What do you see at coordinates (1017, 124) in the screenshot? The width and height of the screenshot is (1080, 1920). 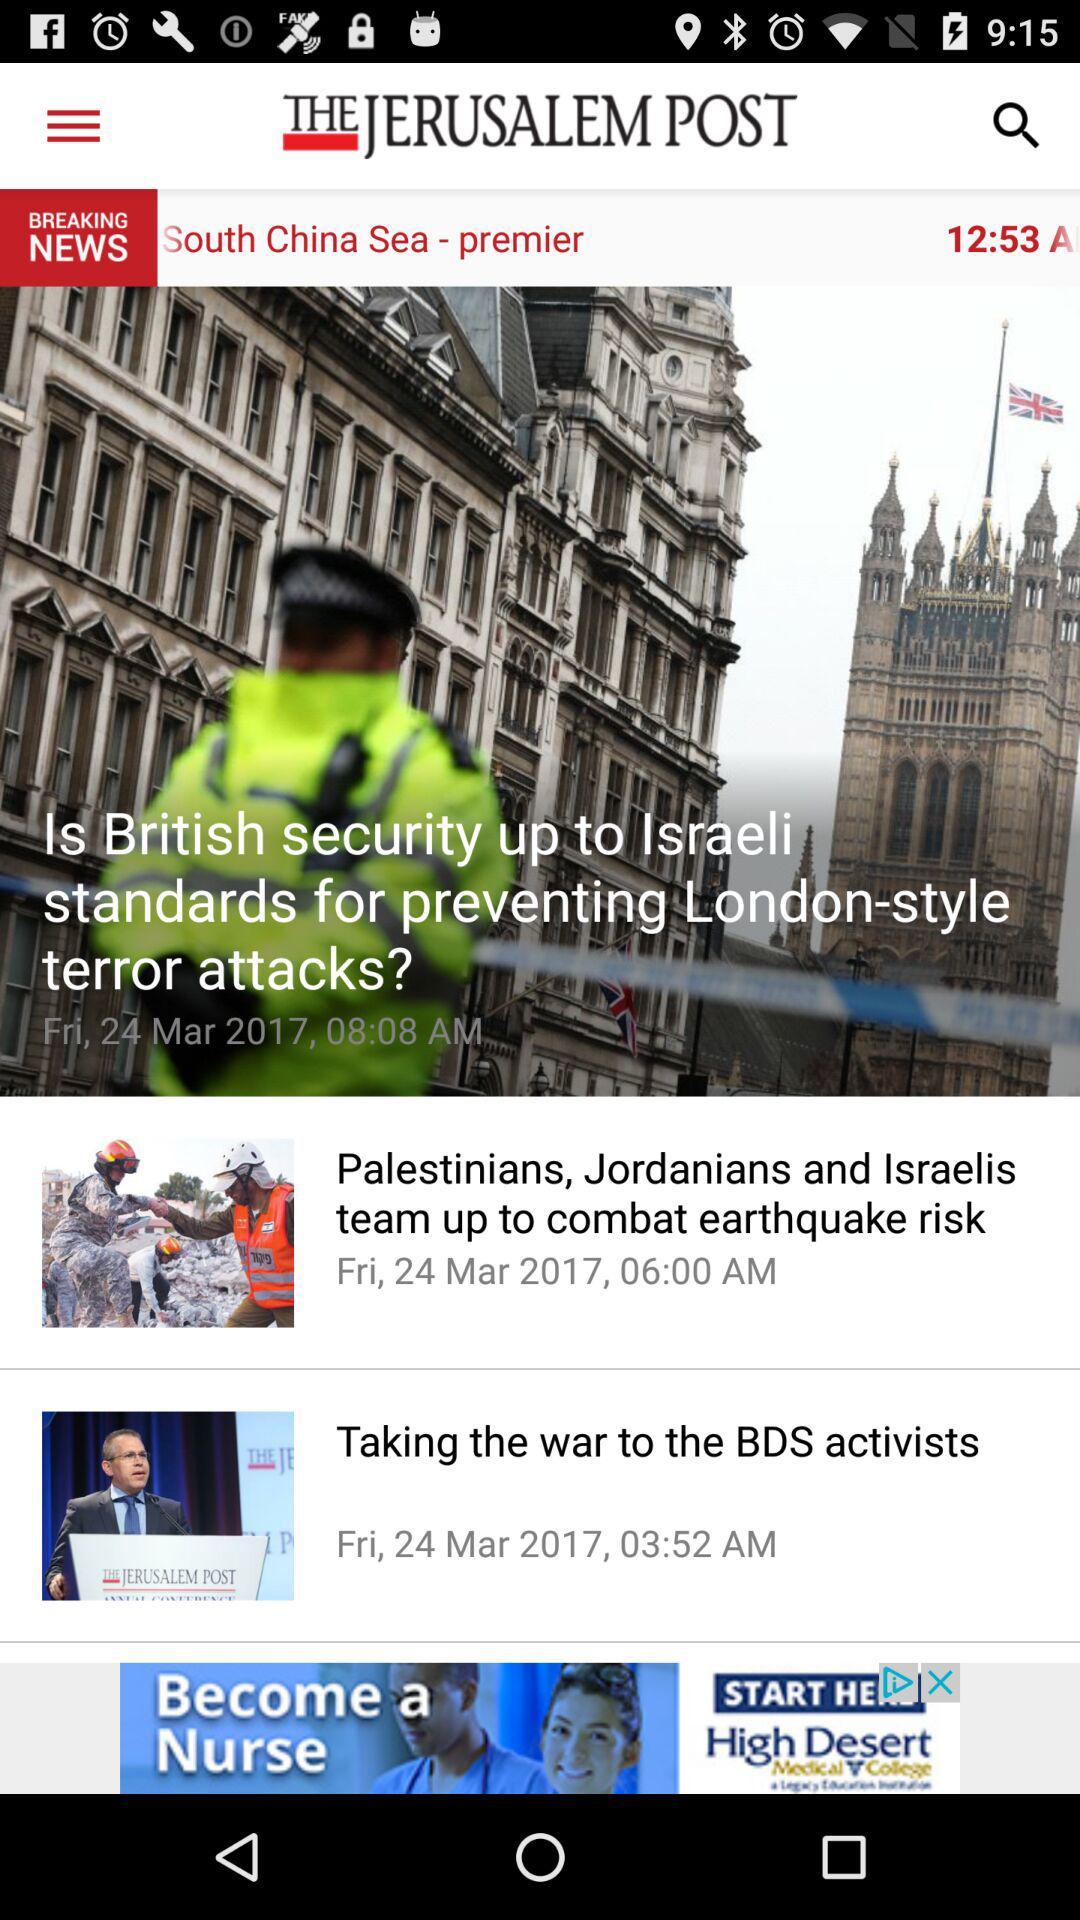 I see `item above 12 53 am` at bounding box center [1017, 124].